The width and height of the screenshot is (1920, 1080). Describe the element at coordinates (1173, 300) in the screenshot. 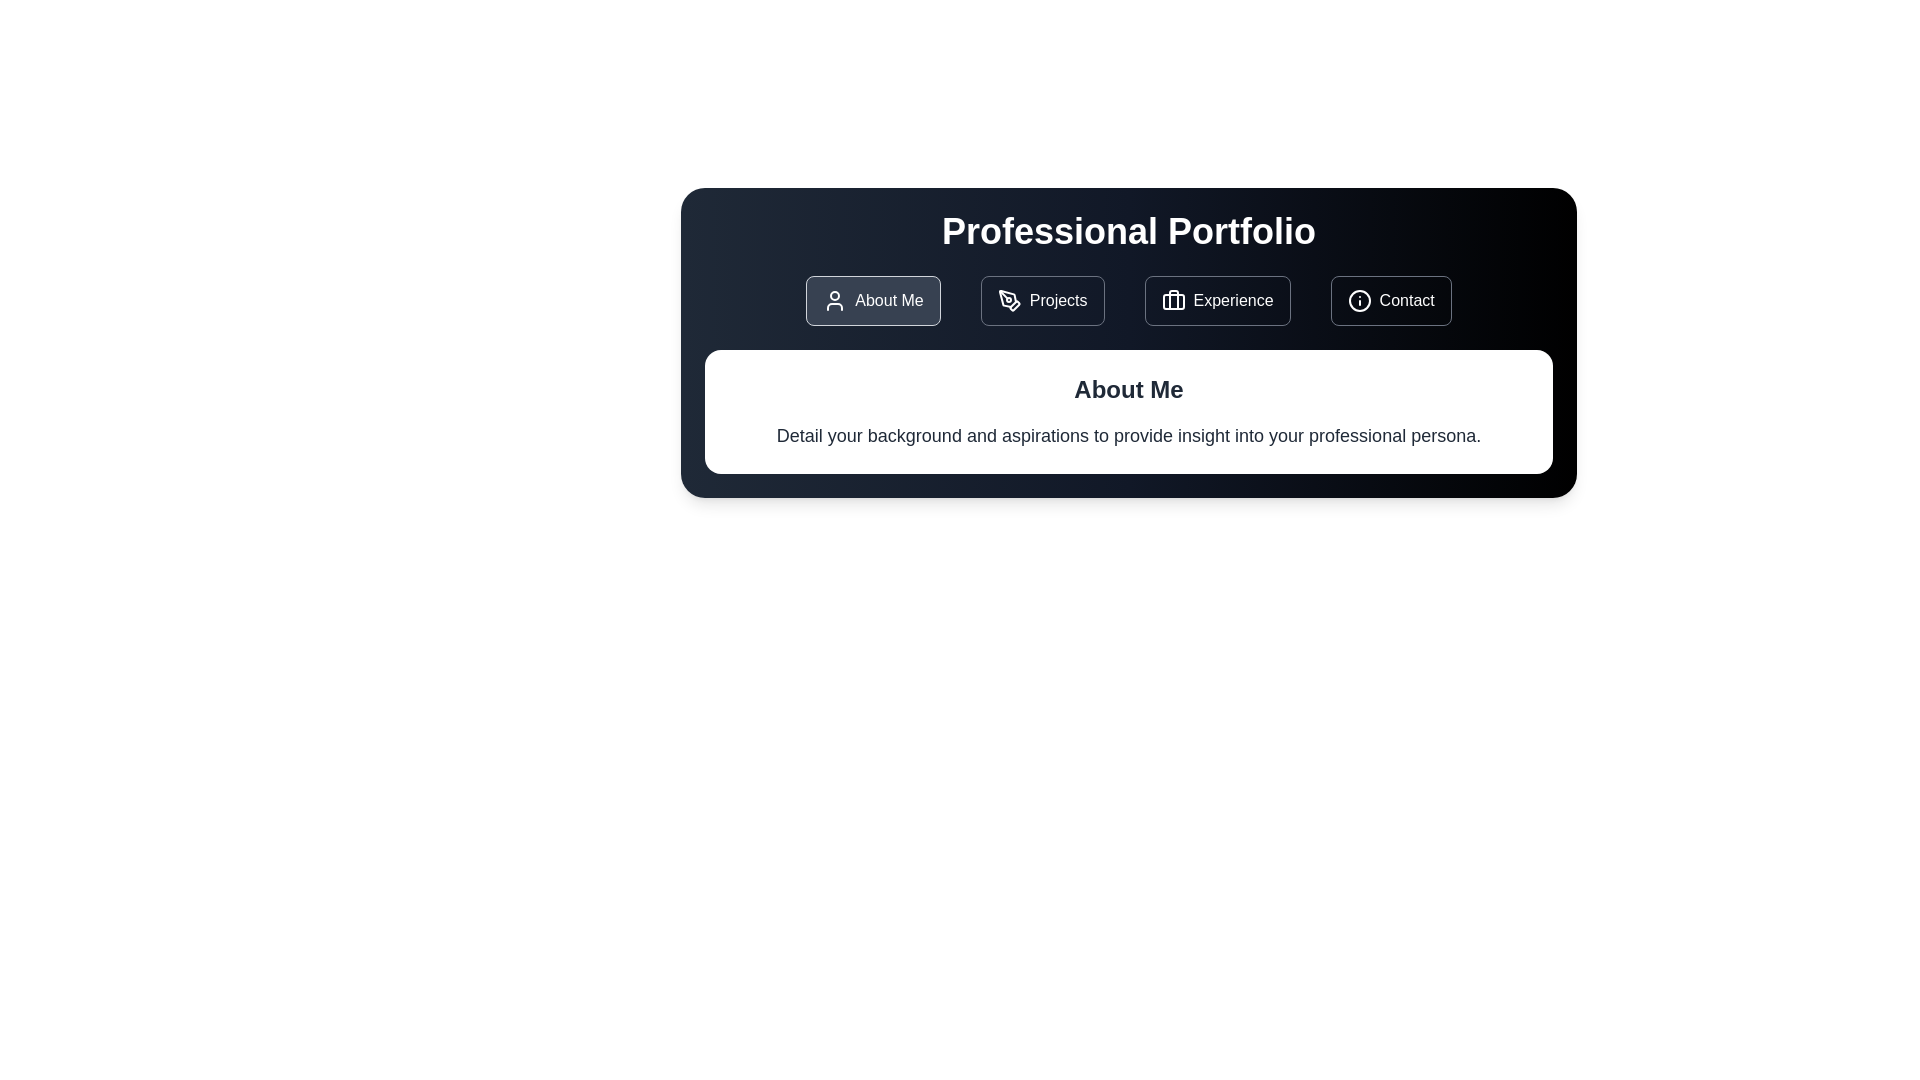

I see `vertical rectangular decorative graphic element within the 'Experience' icon in the navigation bar for development purposes` at that location.